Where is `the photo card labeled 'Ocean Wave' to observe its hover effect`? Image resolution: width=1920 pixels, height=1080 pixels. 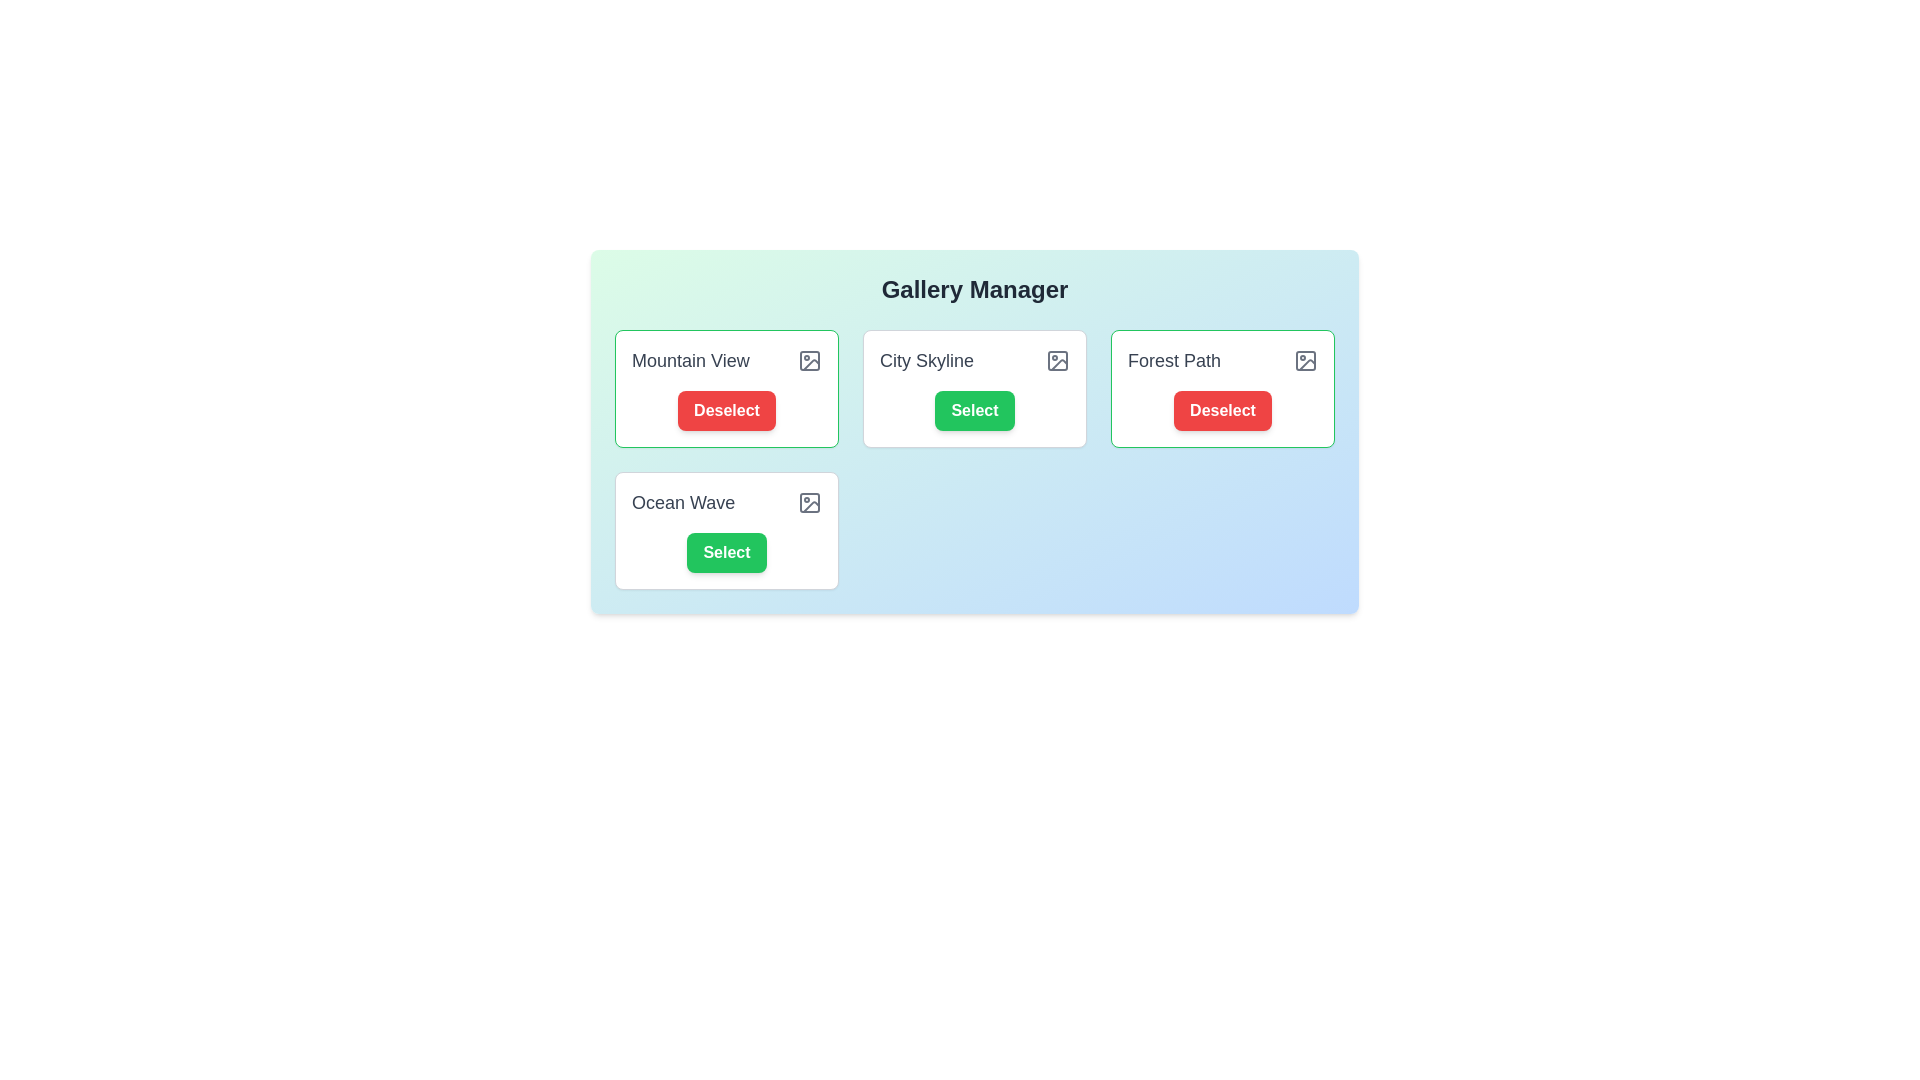
the photo card labeled 'Ocean Wave' to observe its hover effect is located at coordinates (725, 530).